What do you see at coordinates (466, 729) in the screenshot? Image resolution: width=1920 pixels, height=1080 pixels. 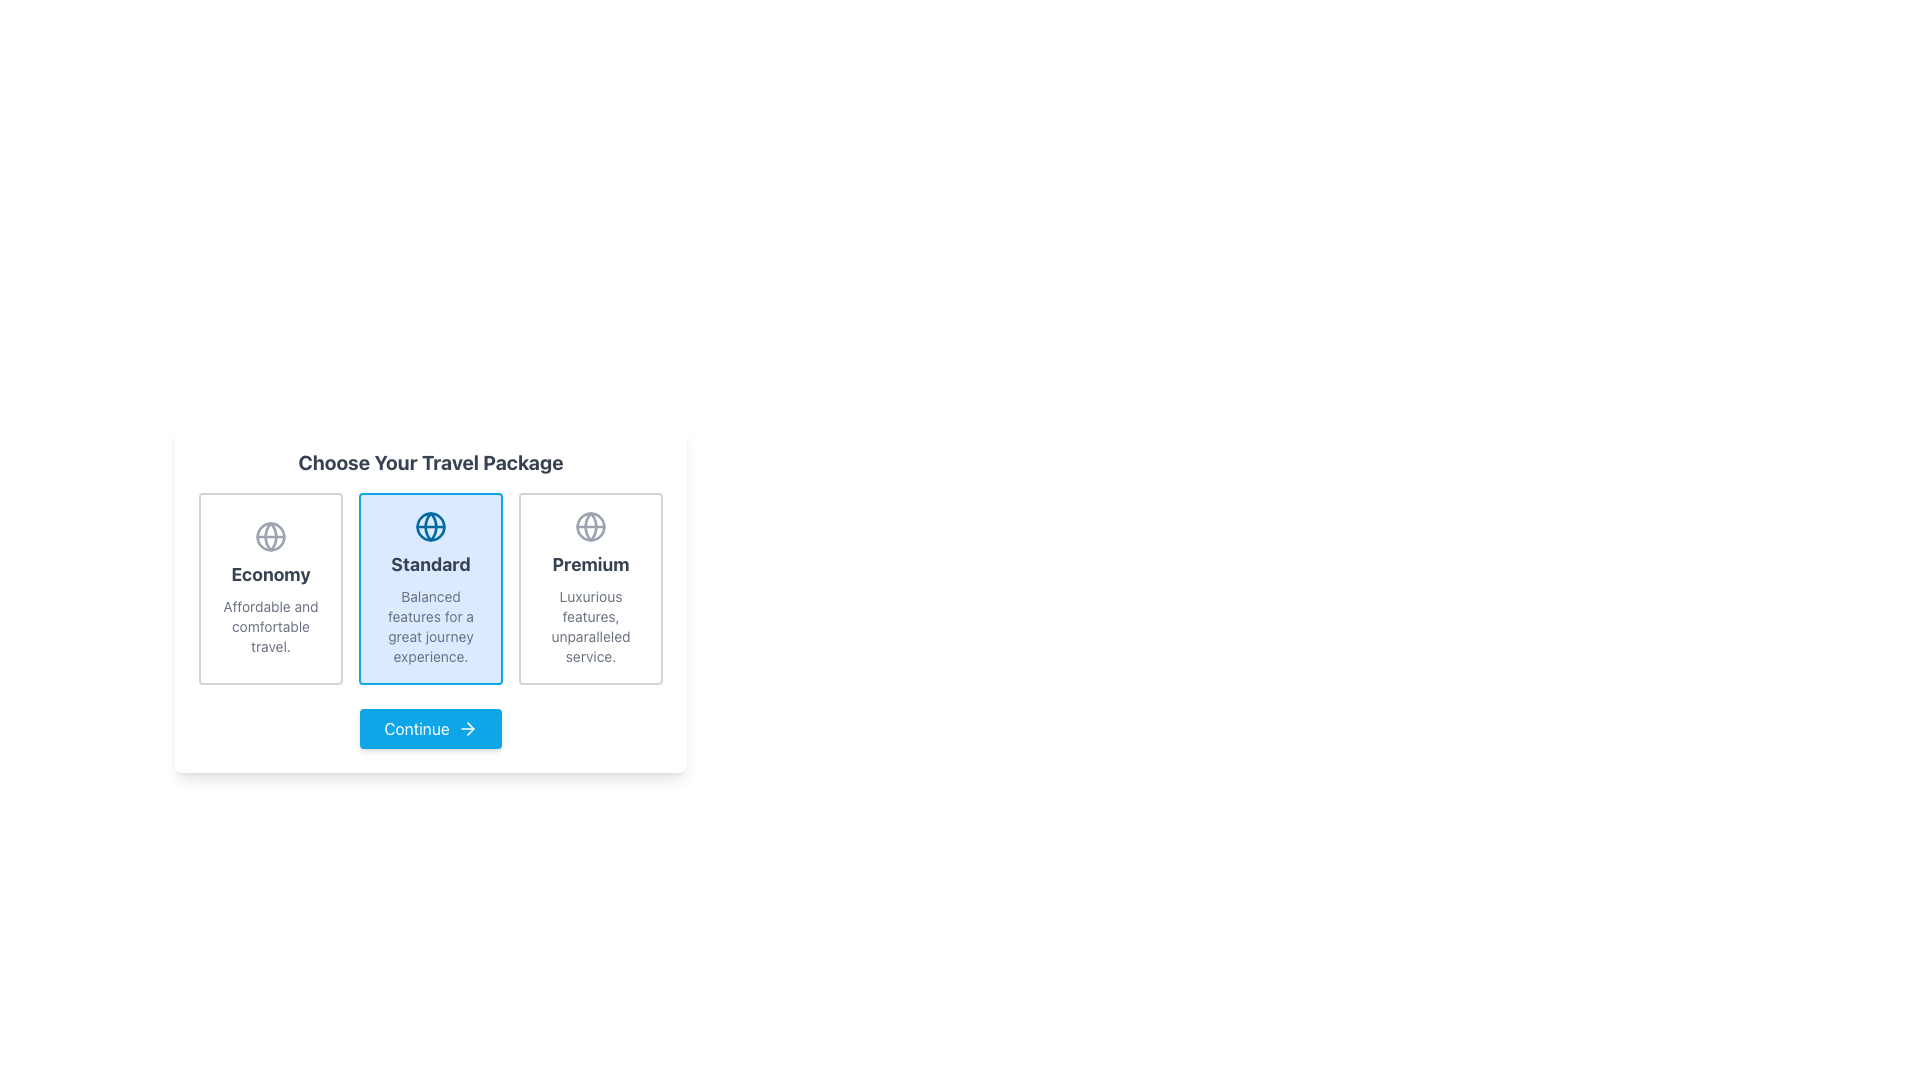 I see `the white outline arrow icon located on the right side of the blue 'Continue' button at the bottom center of the interface` at bounding box center [466, 729].